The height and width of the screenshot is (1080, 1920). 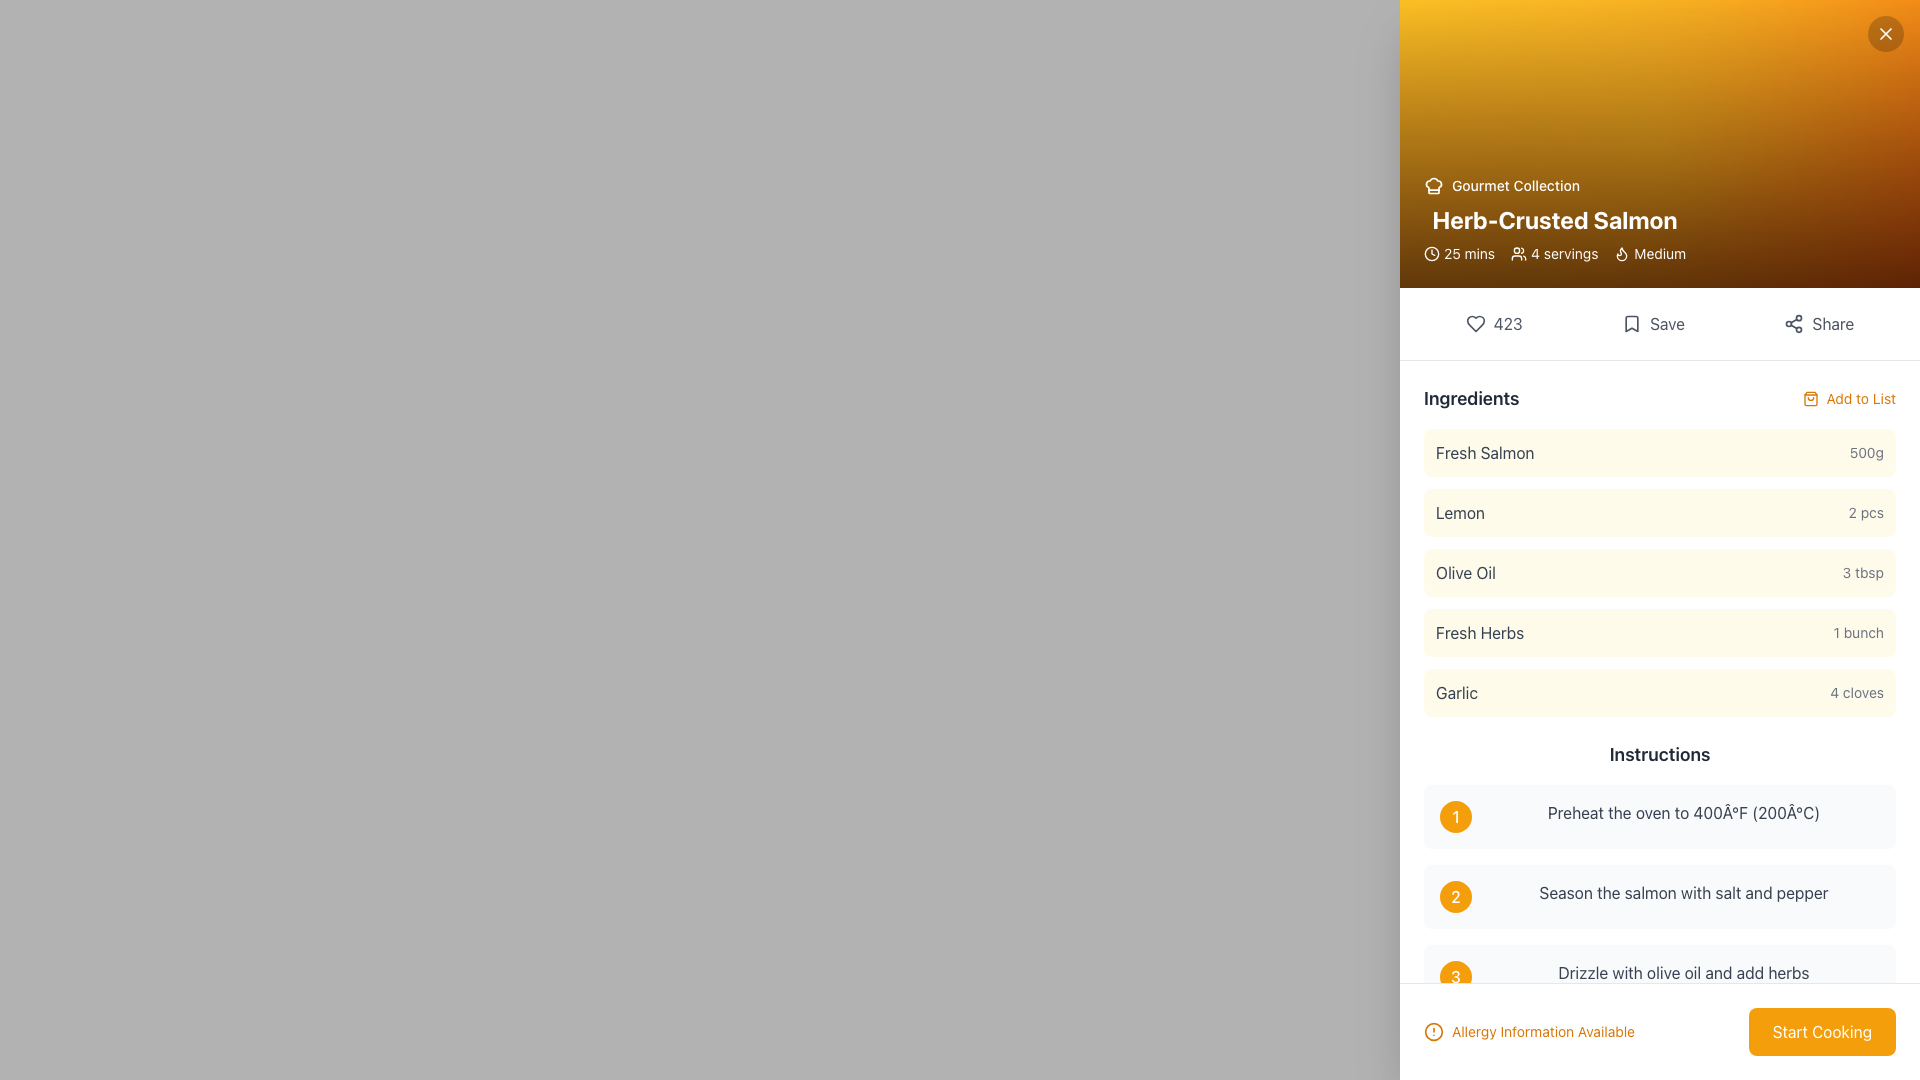 I want to click on instructional text block displaying step 3, which contains the text 'Drizzle with olive oil and add herbs' and has a numeric indicator '3' on the left, so click(x=1660, y=975).